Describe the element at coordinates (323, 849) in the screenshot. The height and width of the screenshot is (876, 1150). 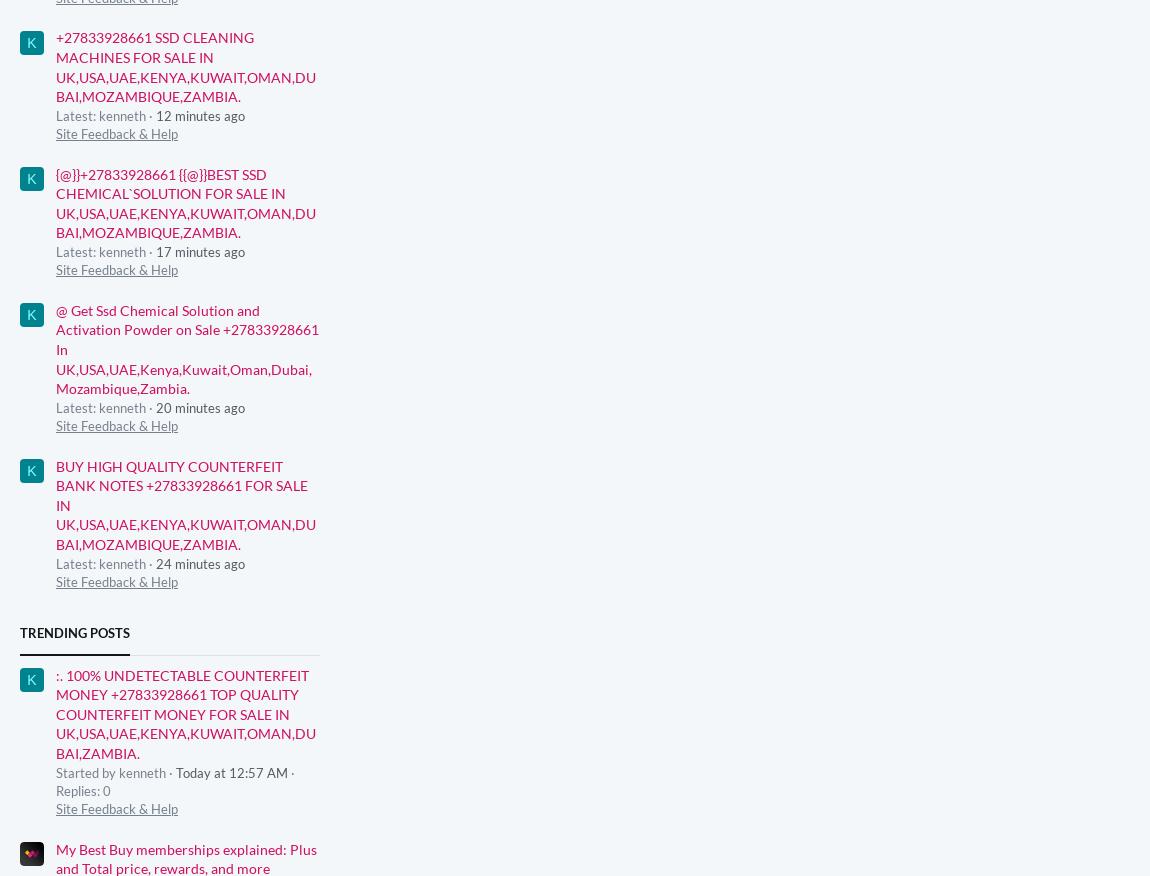
I see `'Advertising'` at that location.